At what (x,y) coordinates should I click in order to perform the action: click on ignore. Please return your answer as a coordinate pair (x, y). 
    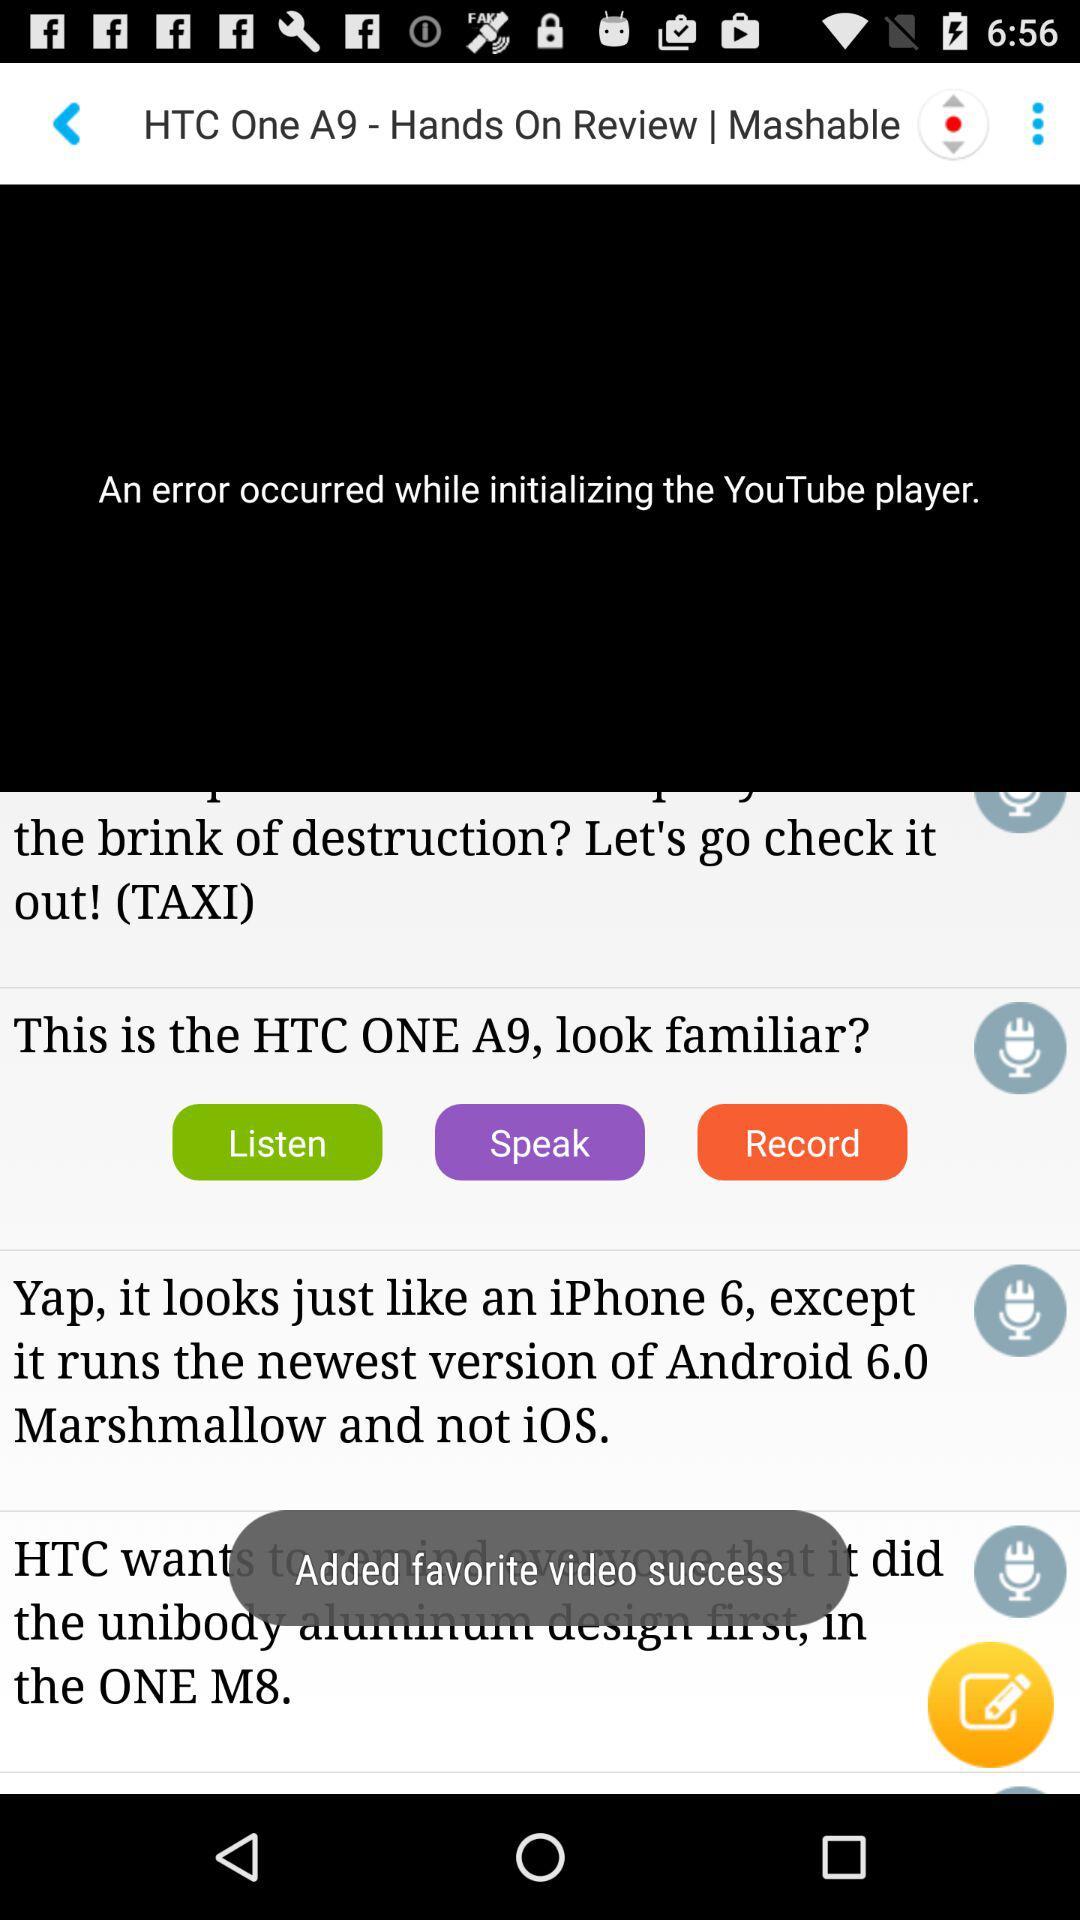
    Looking at the image, I should click on (1020, 812).